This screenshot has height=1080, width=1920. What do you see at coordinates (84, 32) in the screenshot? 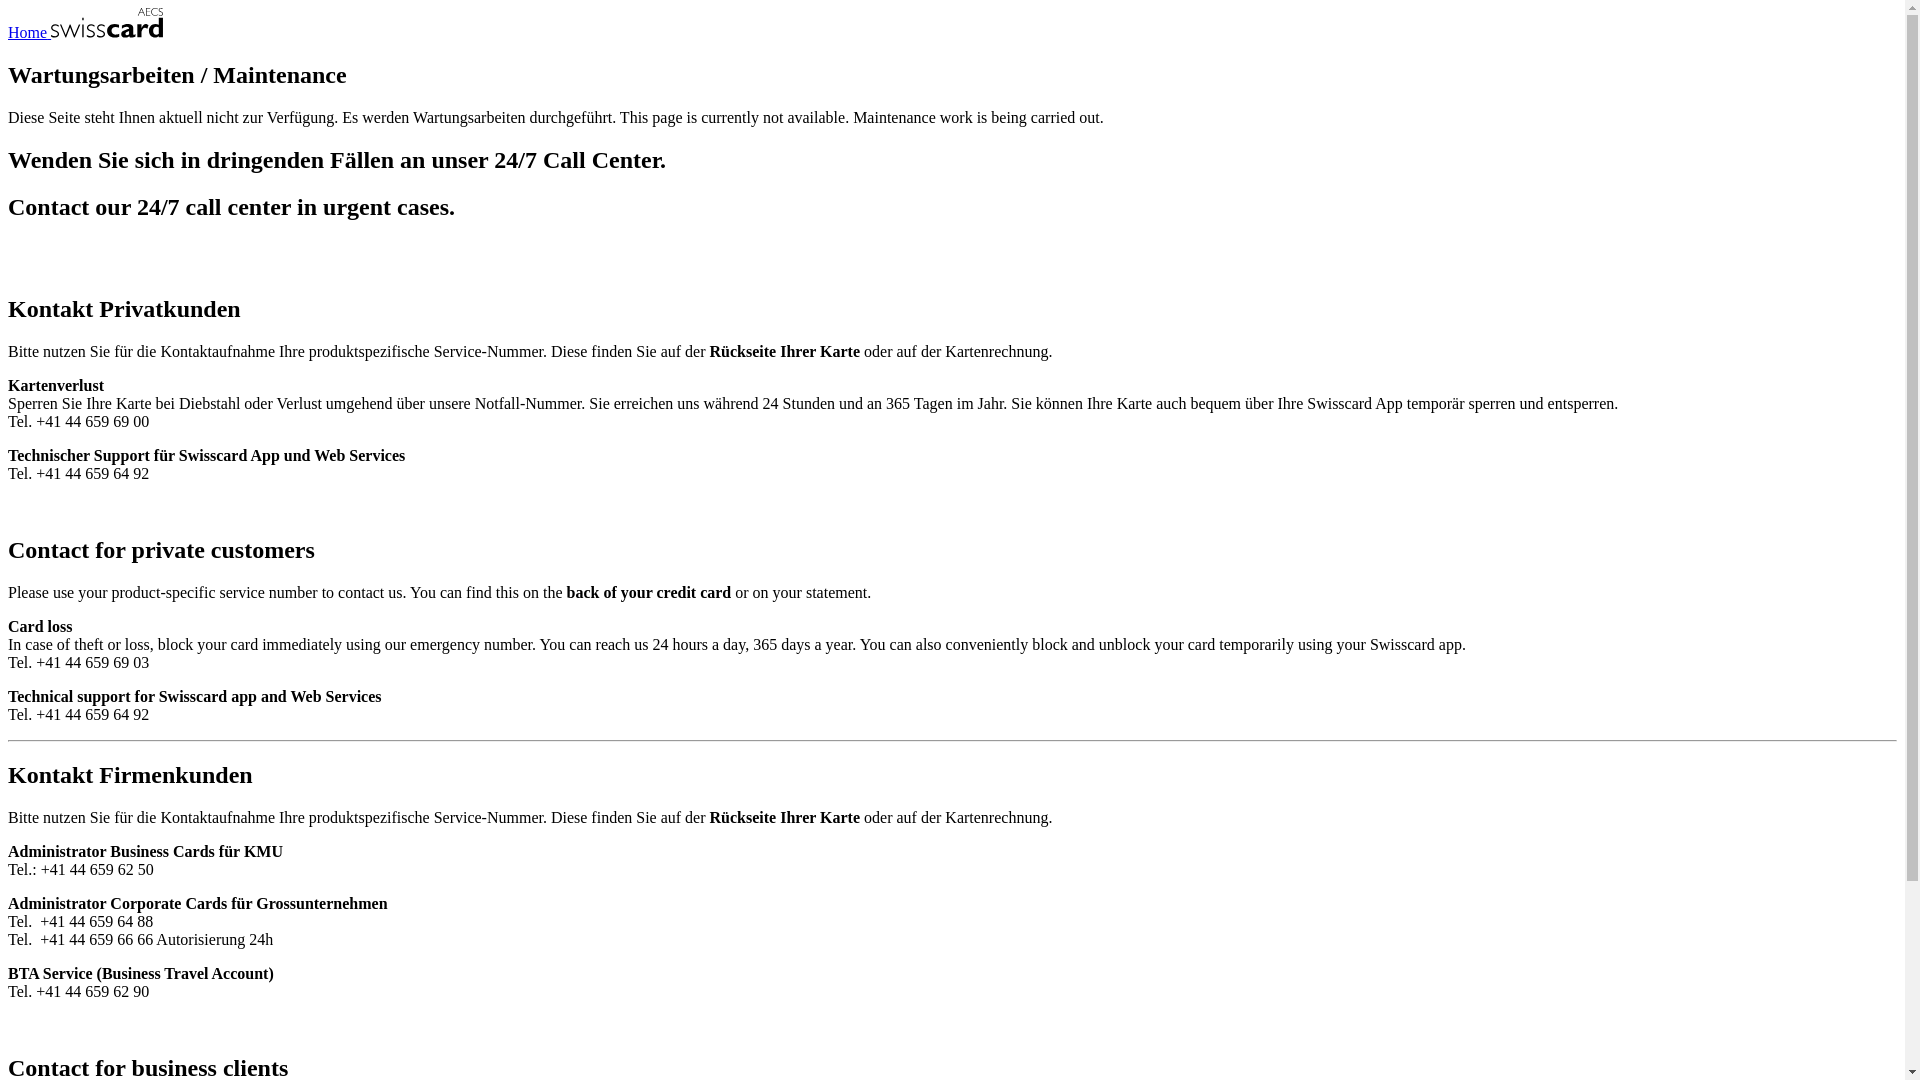
I see `'Home'` at bounding box center [84, 32].